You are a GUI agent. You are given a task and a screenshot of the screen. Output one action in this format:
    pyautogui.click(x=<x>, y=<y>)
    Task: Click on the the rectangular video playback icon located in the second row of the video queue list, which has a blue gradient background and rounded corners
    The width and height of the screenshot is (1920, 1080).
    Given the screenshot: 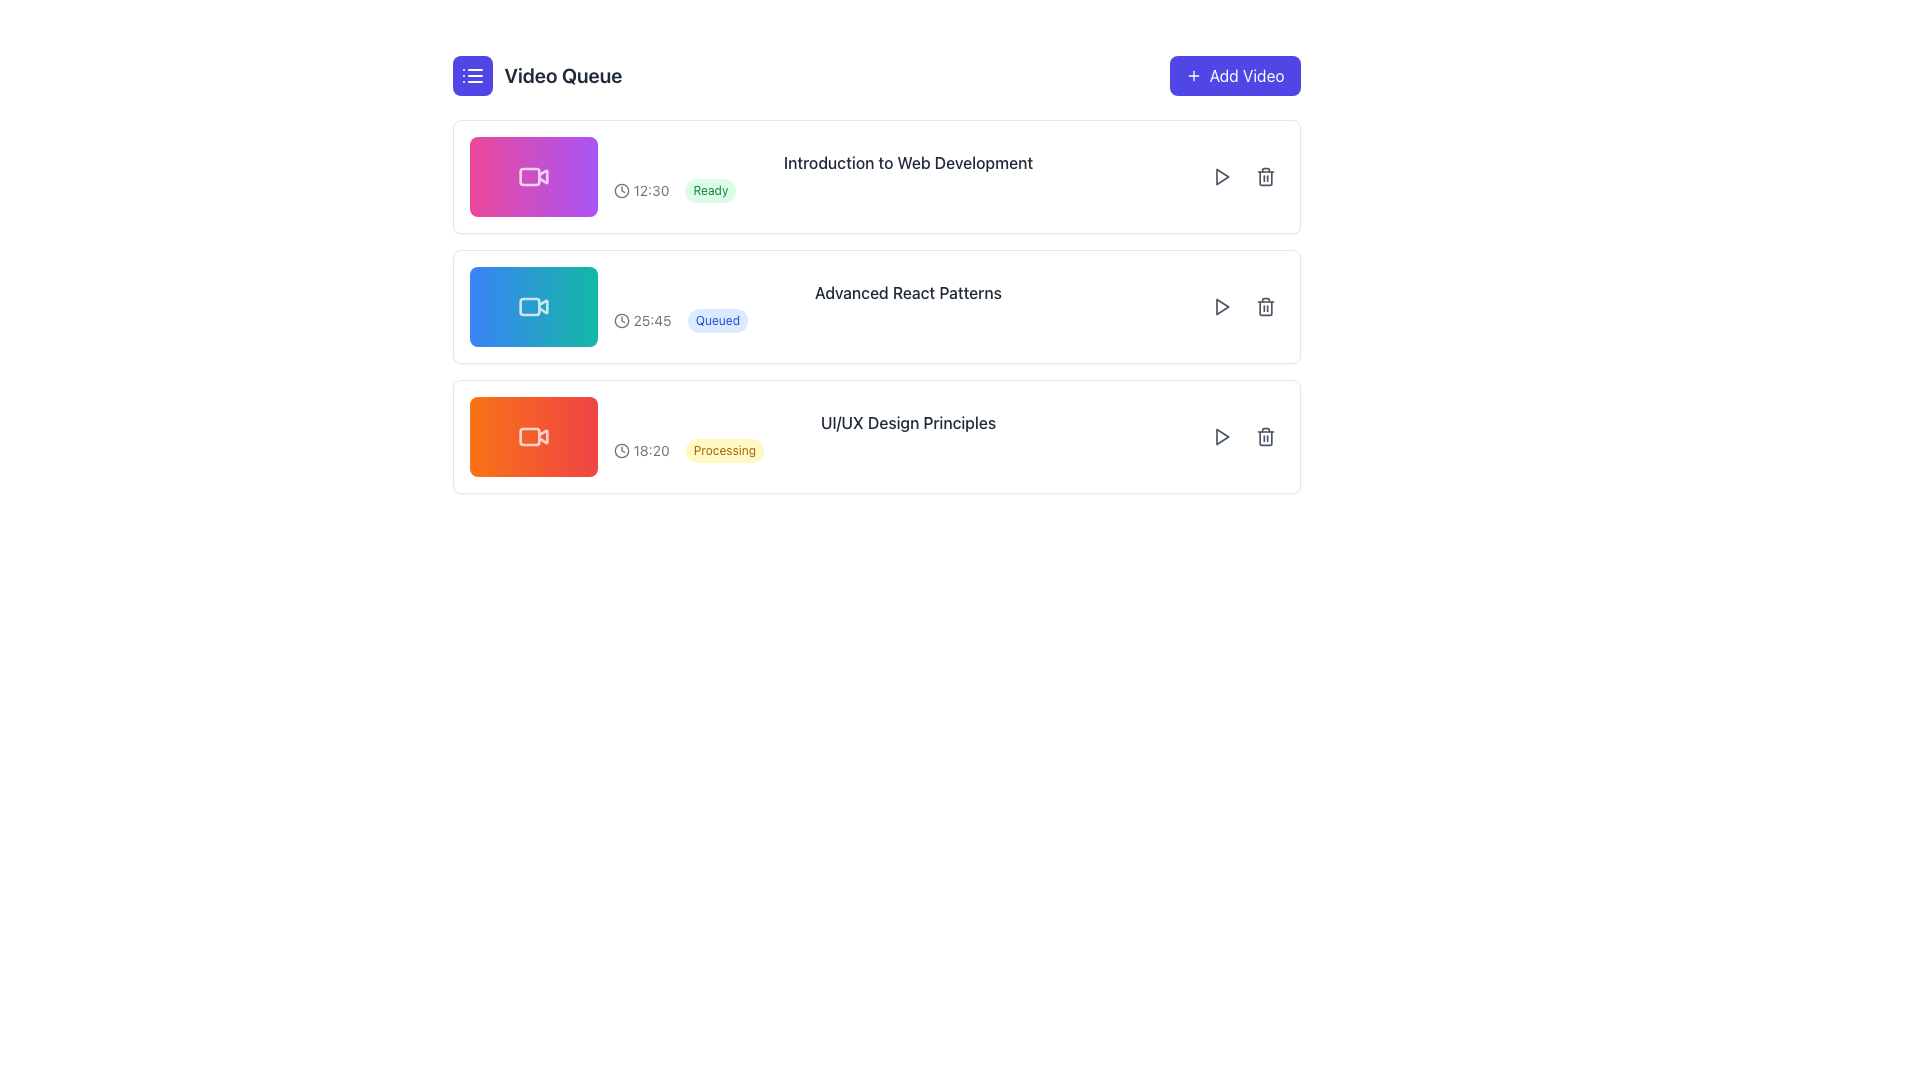 What is the action you would take?
    pyautogui.click(x=529, y=307)
    